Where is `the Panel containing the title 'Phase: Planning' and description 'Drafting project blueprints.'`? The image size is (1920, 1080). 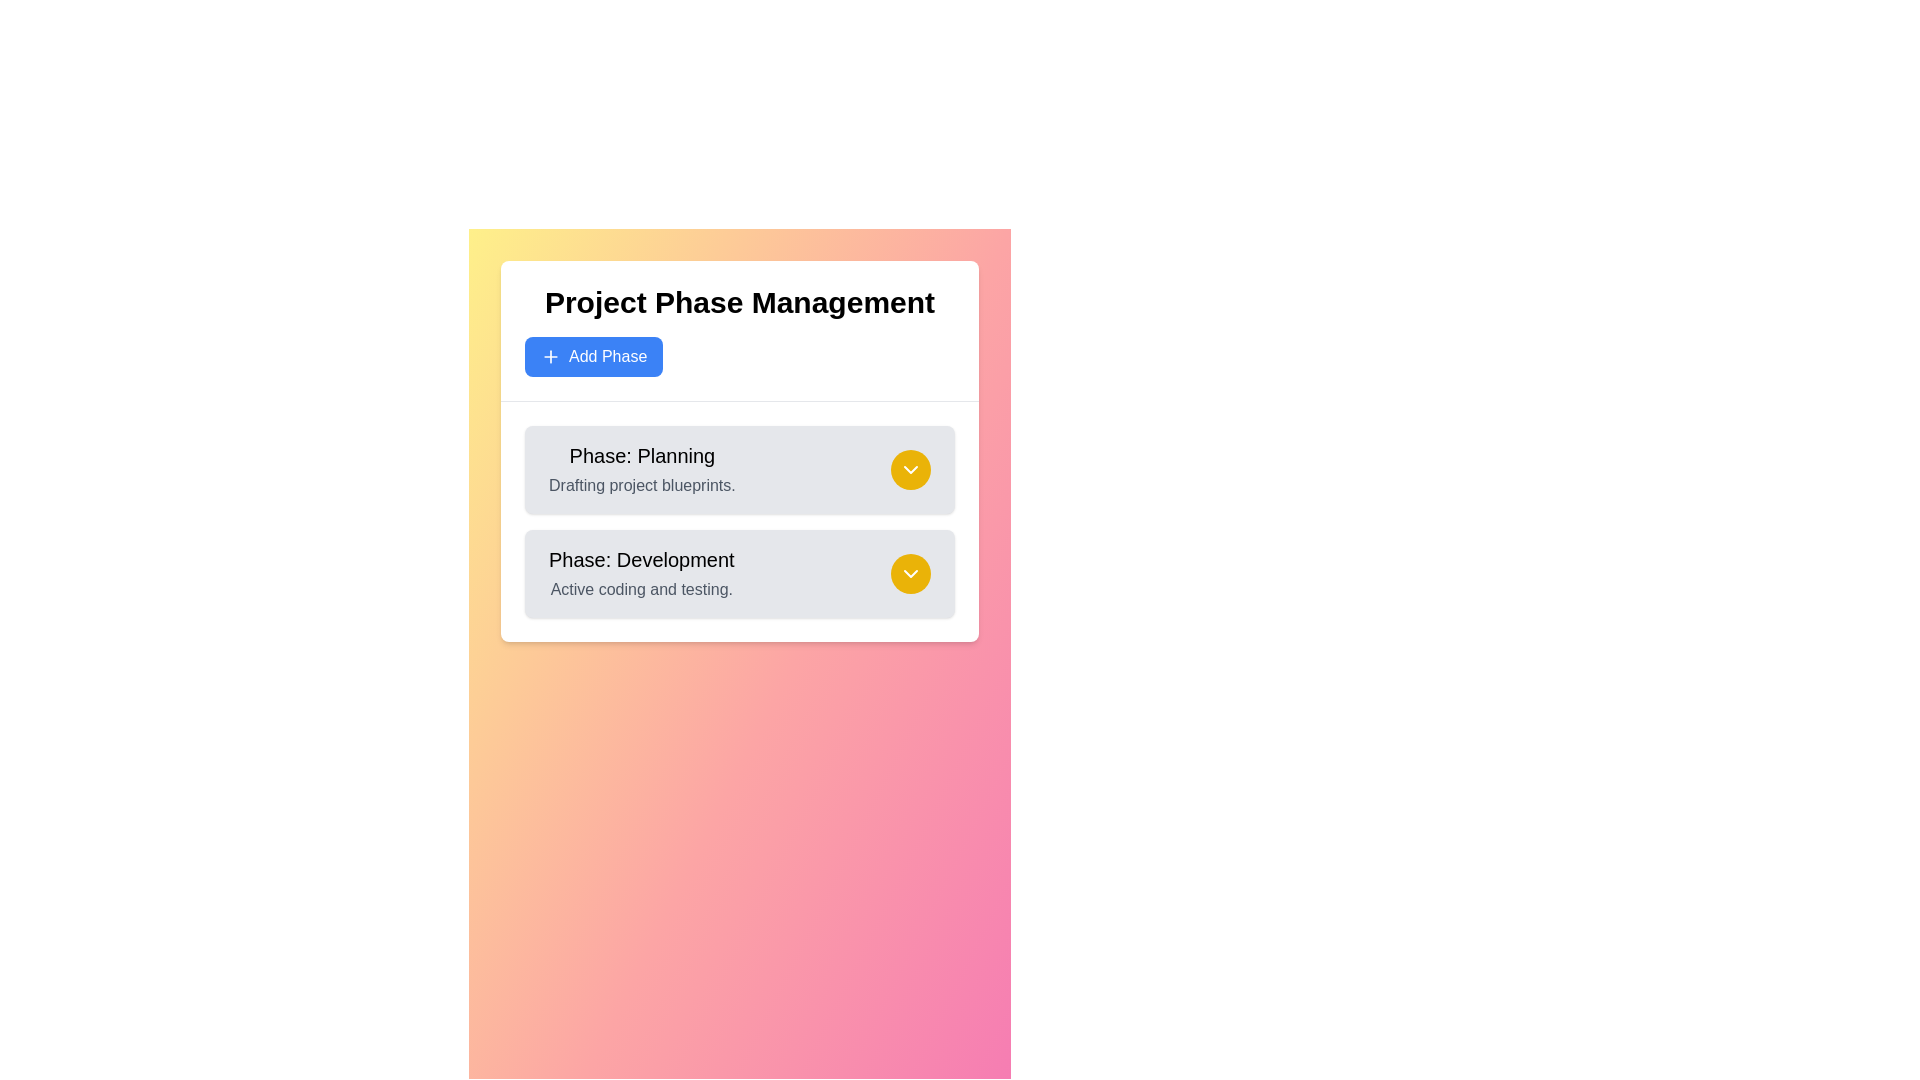 the Panel containing the title 'Phase: Planning' and description 'Drafting project blueprints.' is located at coordinates (738, 470).